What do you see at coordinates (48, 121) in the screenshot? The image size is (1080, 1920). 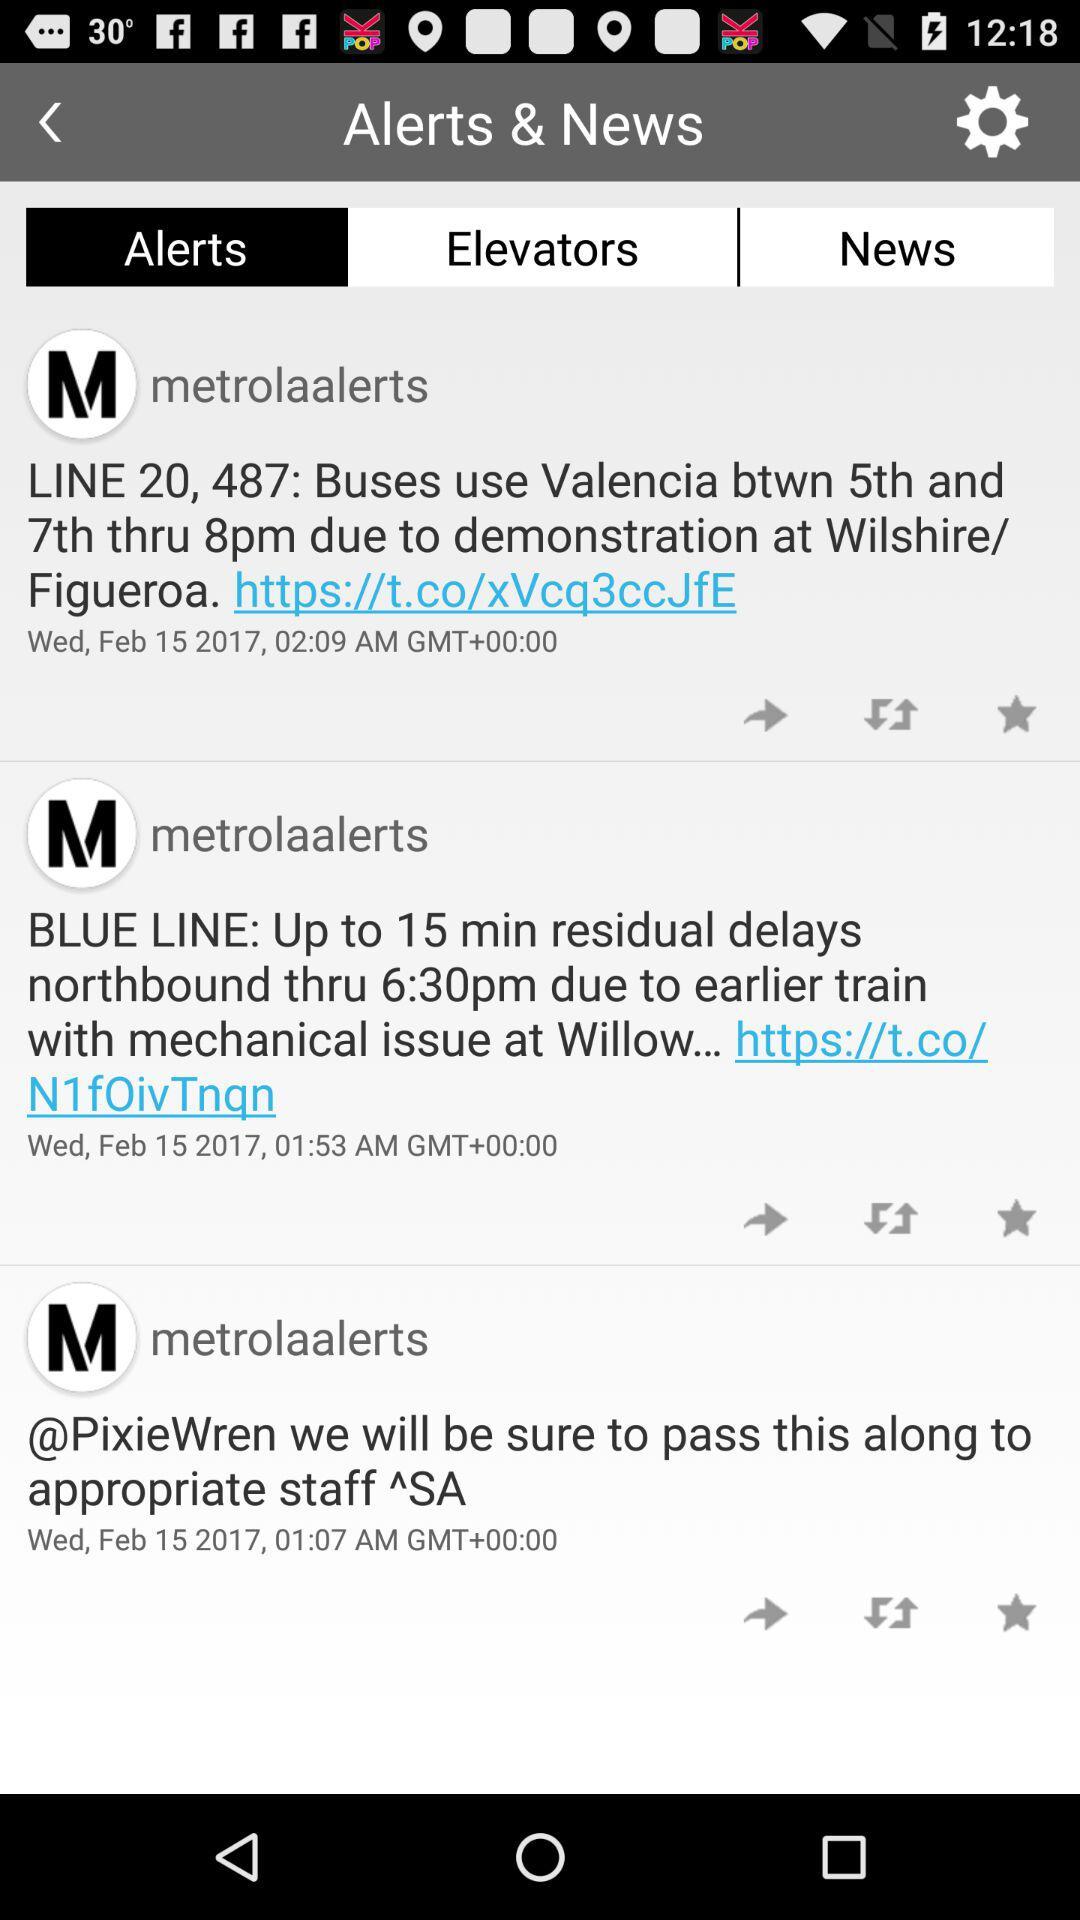 I see `the app next to the alerts & news item` at bounding box center [48, 121].